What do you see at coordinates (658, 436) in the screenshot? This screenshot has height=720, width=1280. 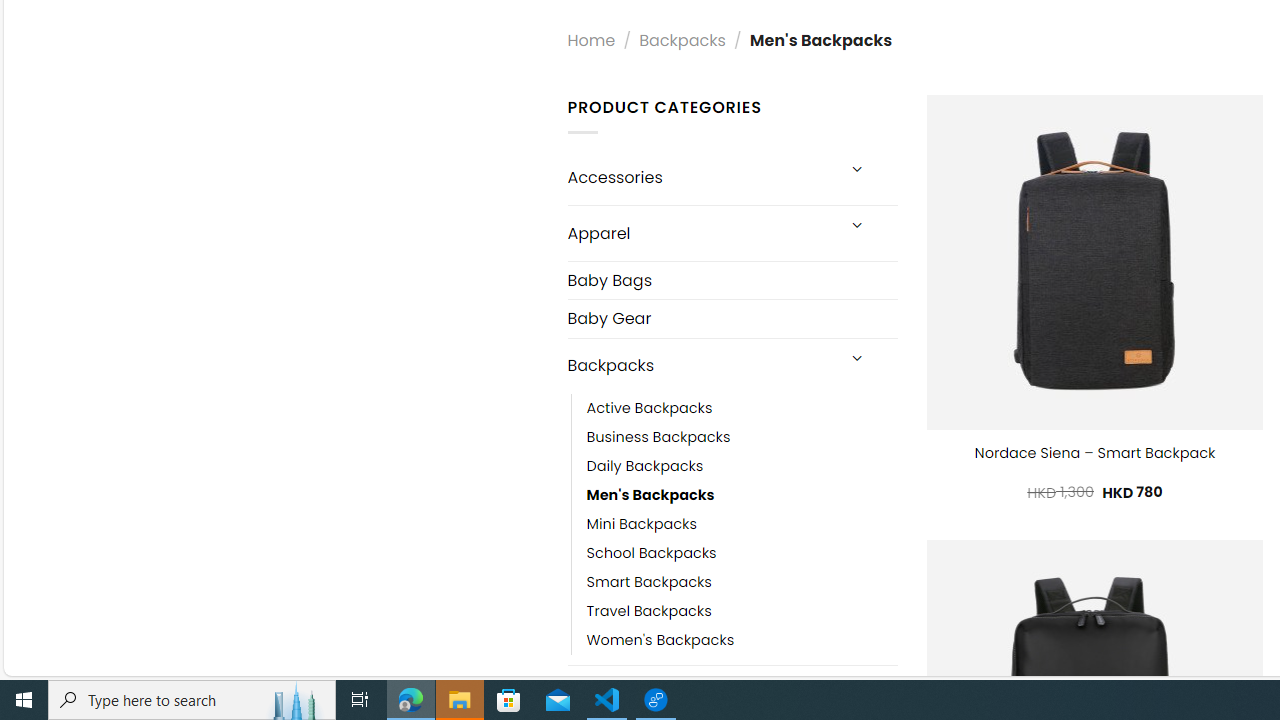 I see `'Business Backpacks'` at bounding box center [658, 436].